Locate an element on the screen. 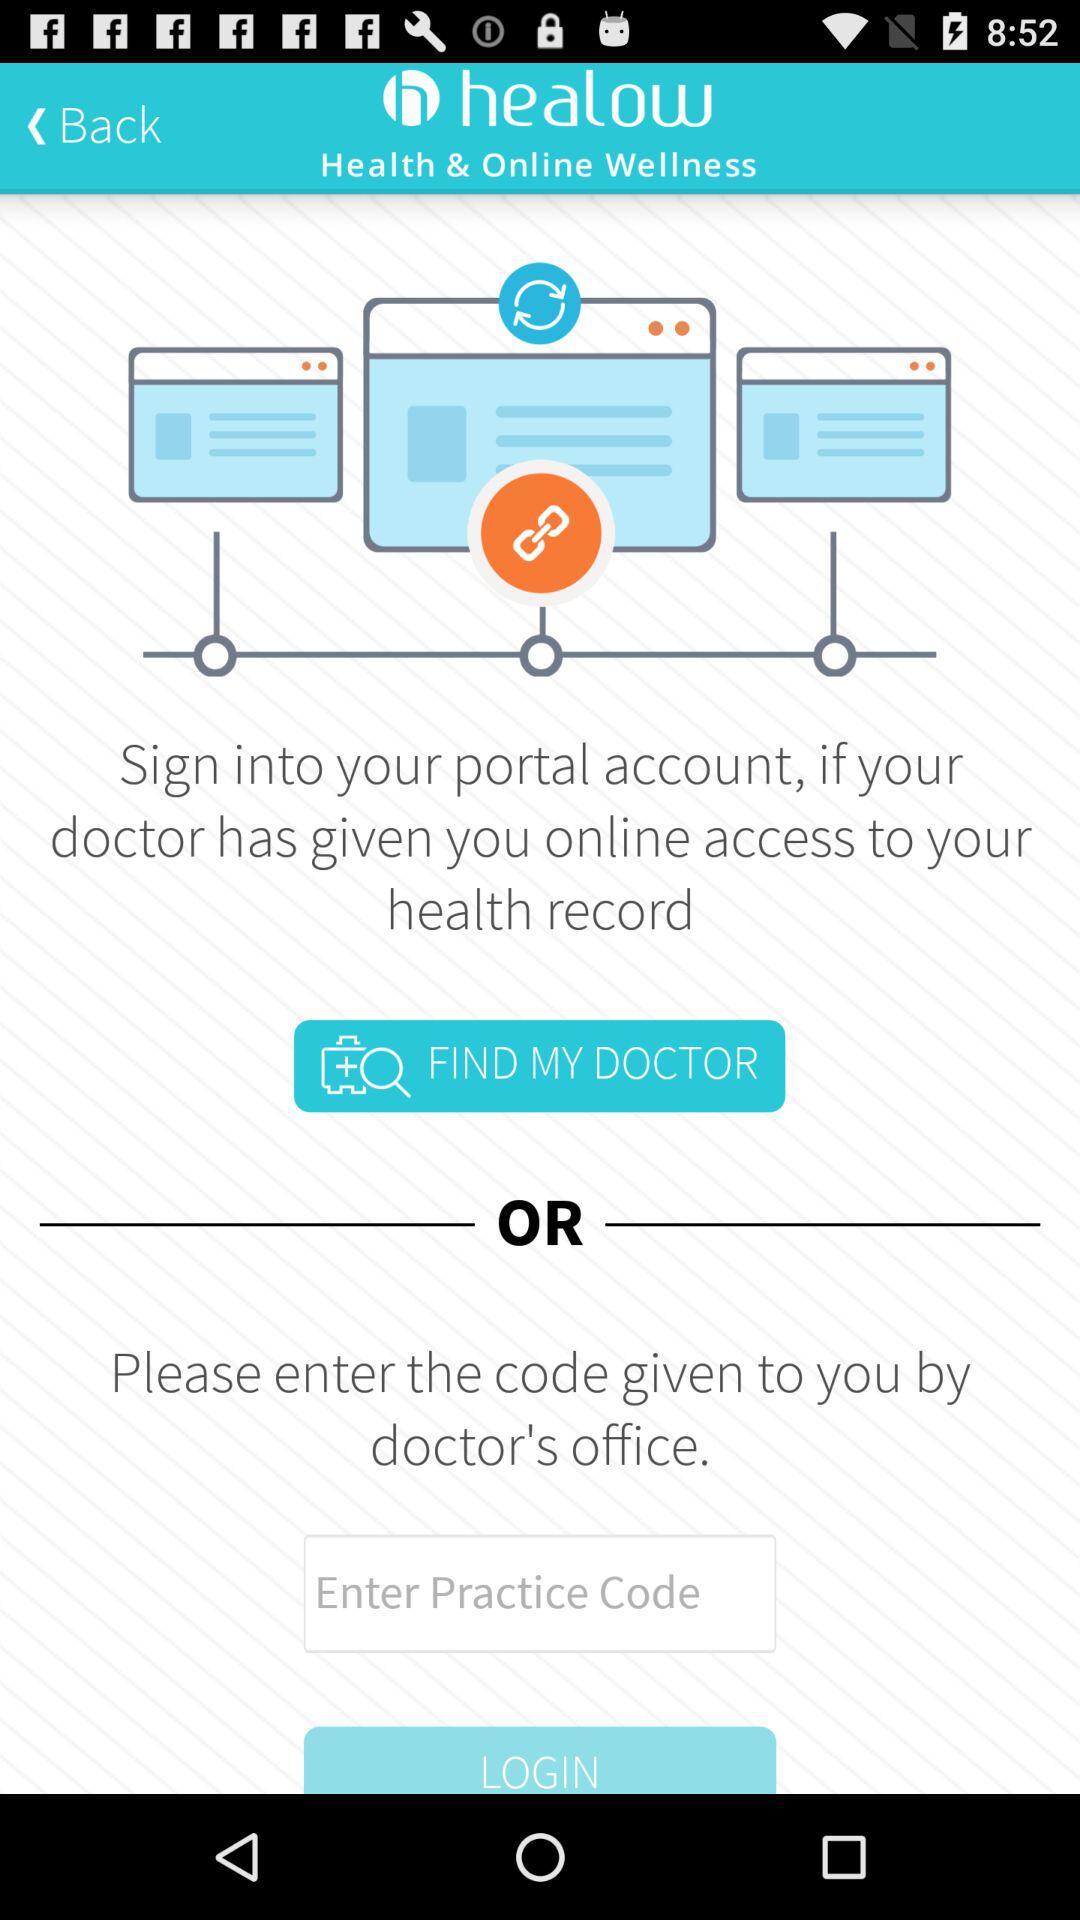 The width and height of the screenshot is (1080, 1920). icon above or icon is located at coordinates (538, 1065).